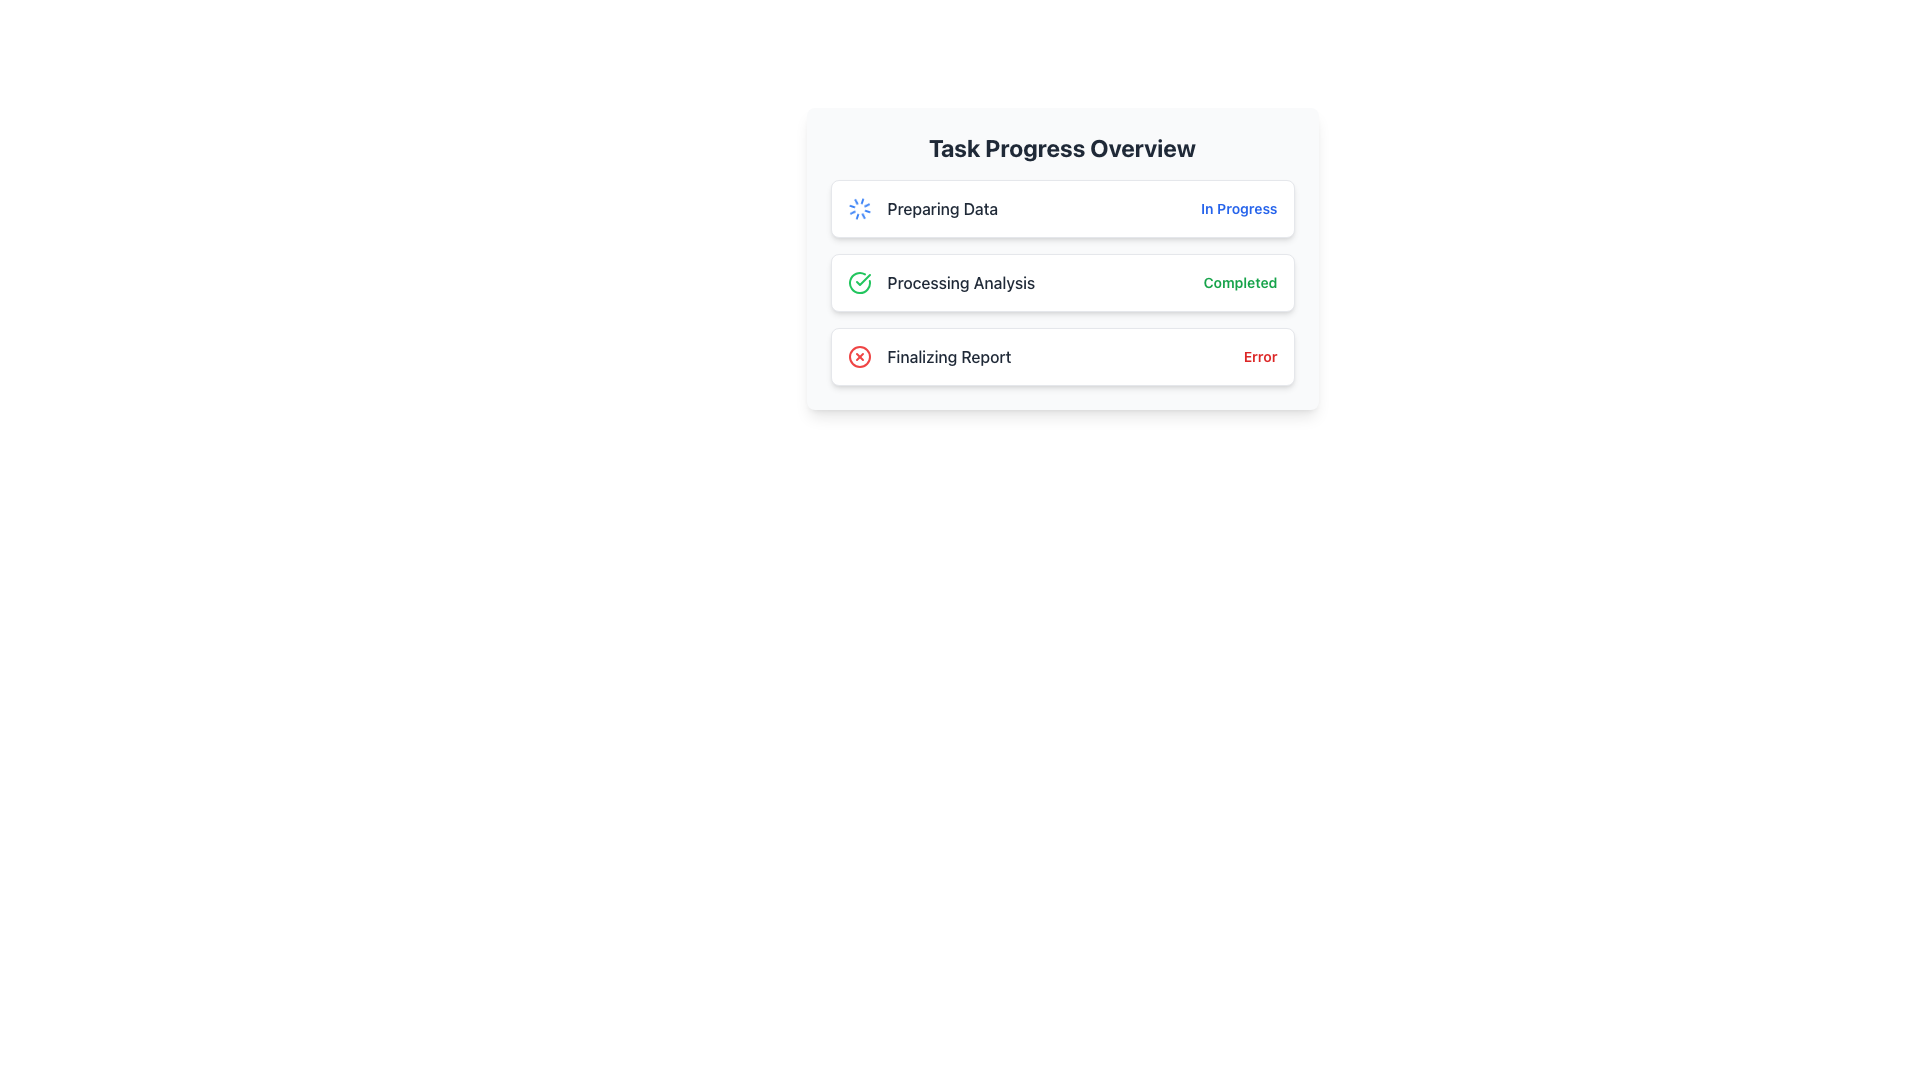 Image resolution: width=1920 pixels, height=1080 pixels. What do you see at coordinates (928, 356) in the screenshot?
I see `the 'Finalizing Report' status label with a red error icon, which is the second element in the third row of the 'Task Progress Overview' status list` at bounding box center [928, 356].